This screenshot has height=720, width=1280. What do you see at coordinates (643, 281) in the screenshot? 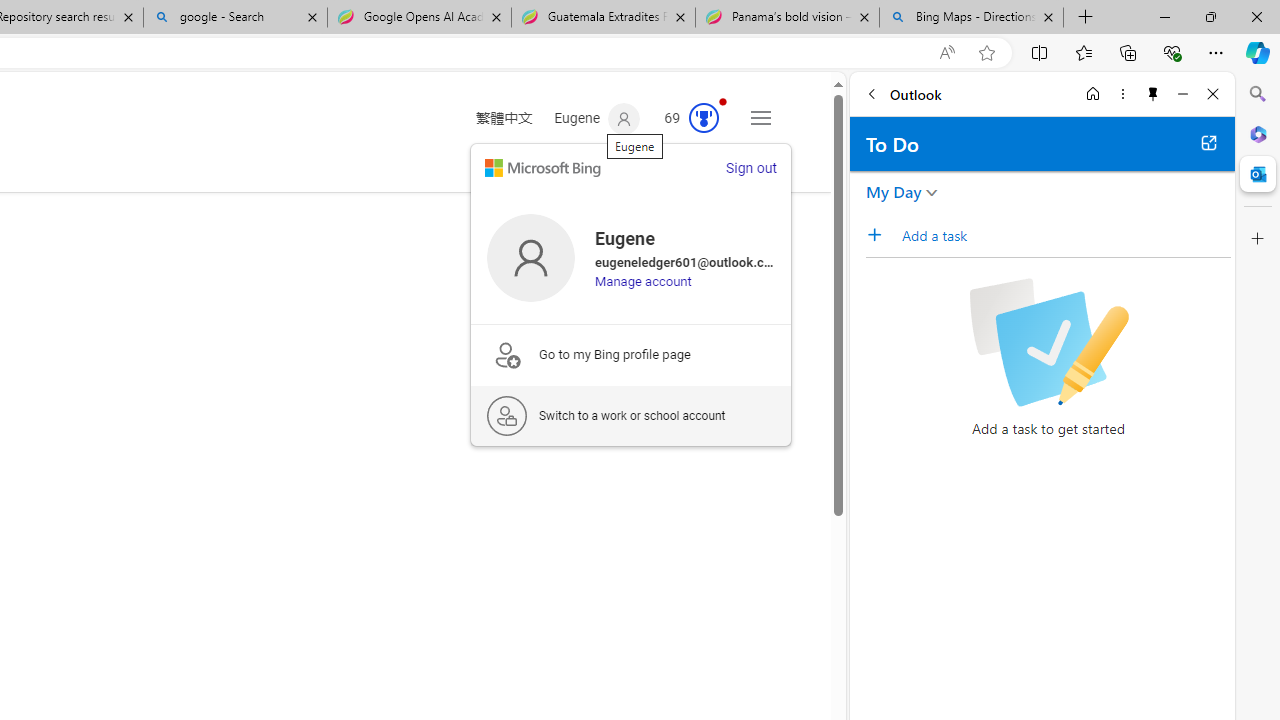
I see `'Manage account'` at bounding box center [643, 281].